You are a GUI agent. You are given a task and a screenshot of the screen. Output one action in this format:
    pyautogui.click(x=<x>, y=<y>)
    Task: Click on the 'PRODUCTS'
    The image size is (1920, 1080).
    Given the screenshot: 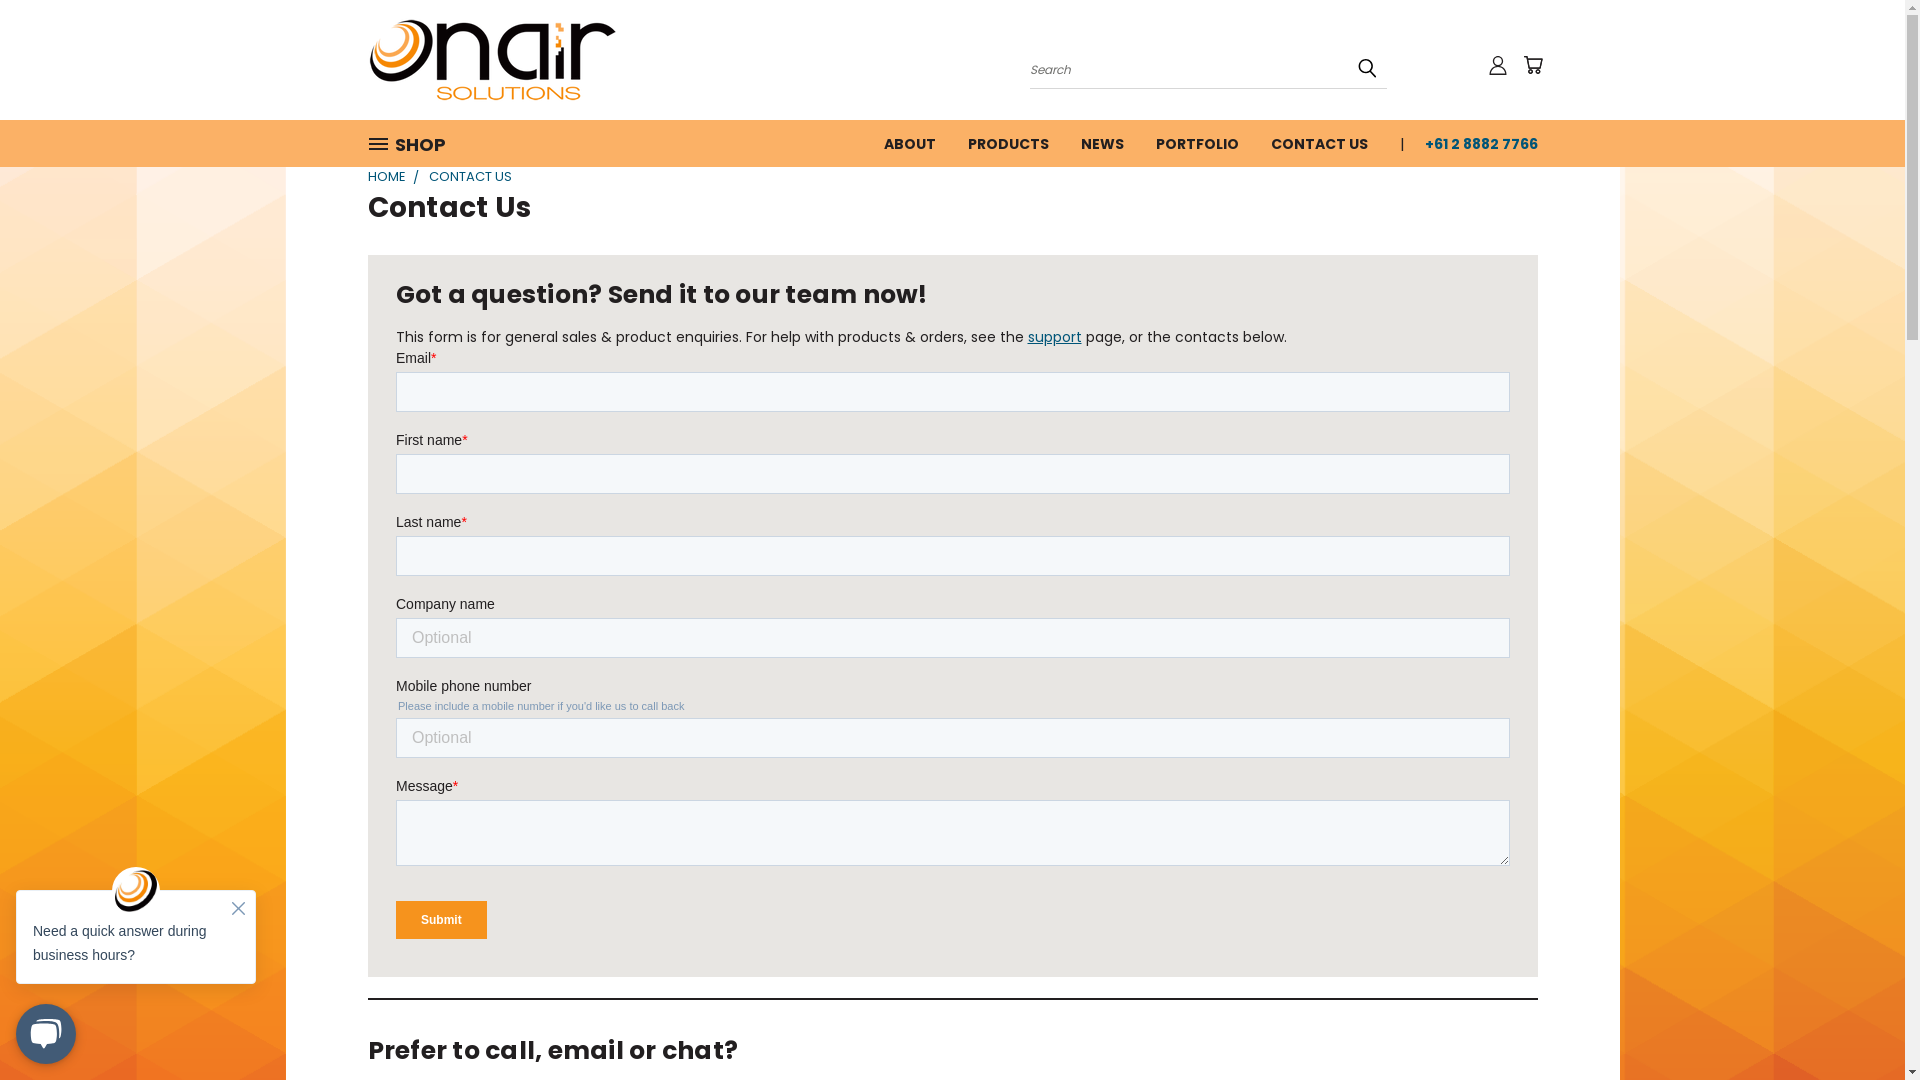 What is the action you would take?
    pyautogui.click(x=1008, y=141)
    